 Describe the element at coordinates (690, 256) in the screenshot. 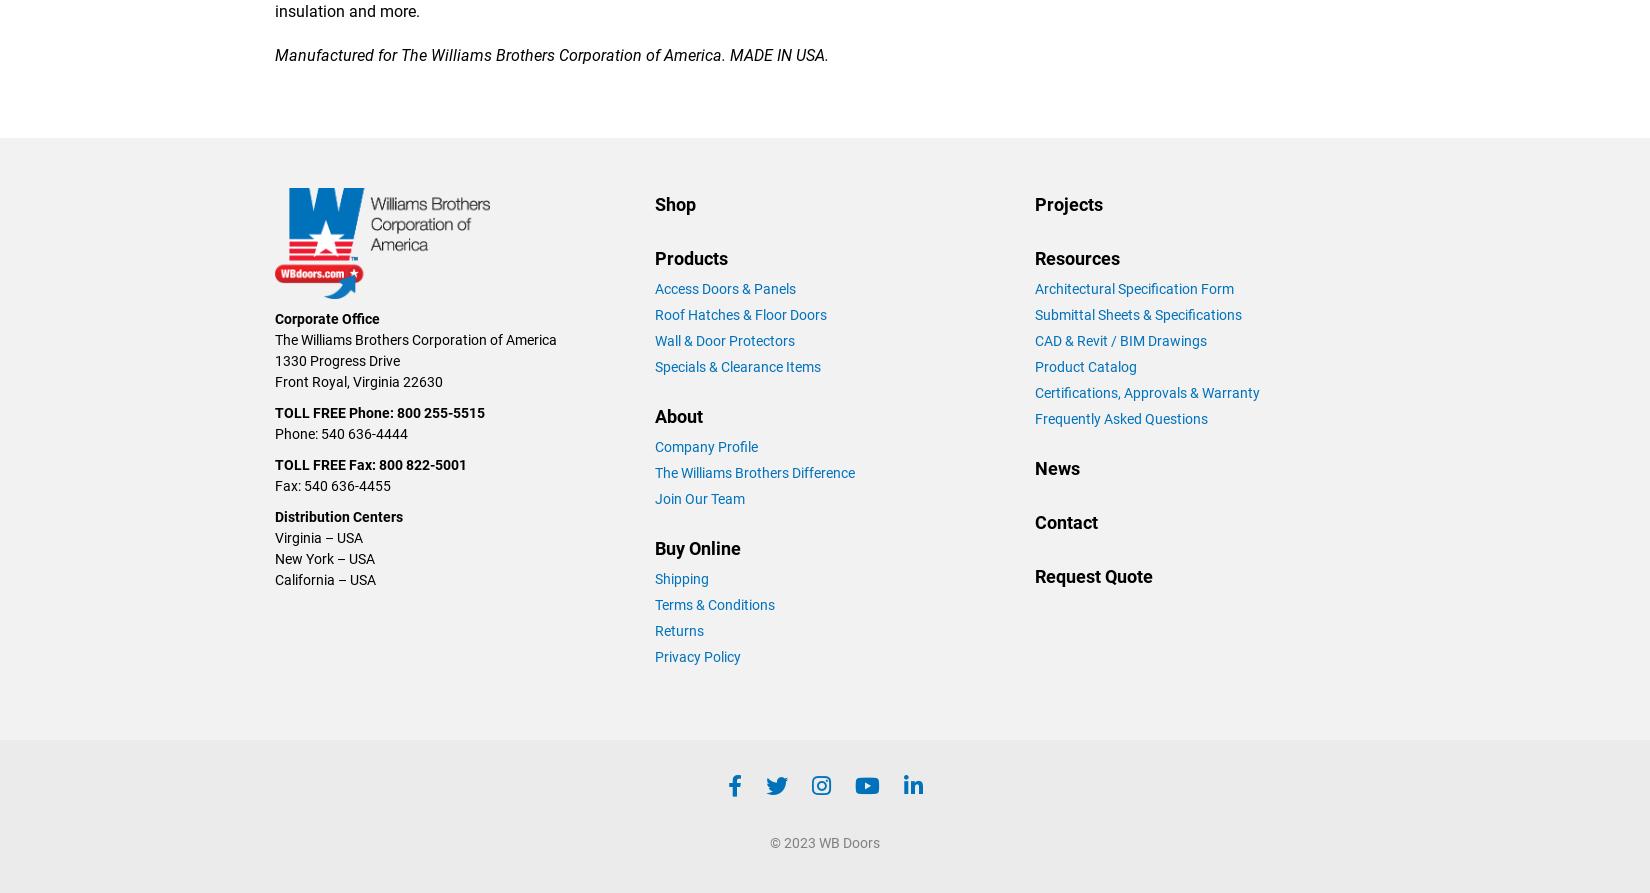

I see `'Products'` at that location.